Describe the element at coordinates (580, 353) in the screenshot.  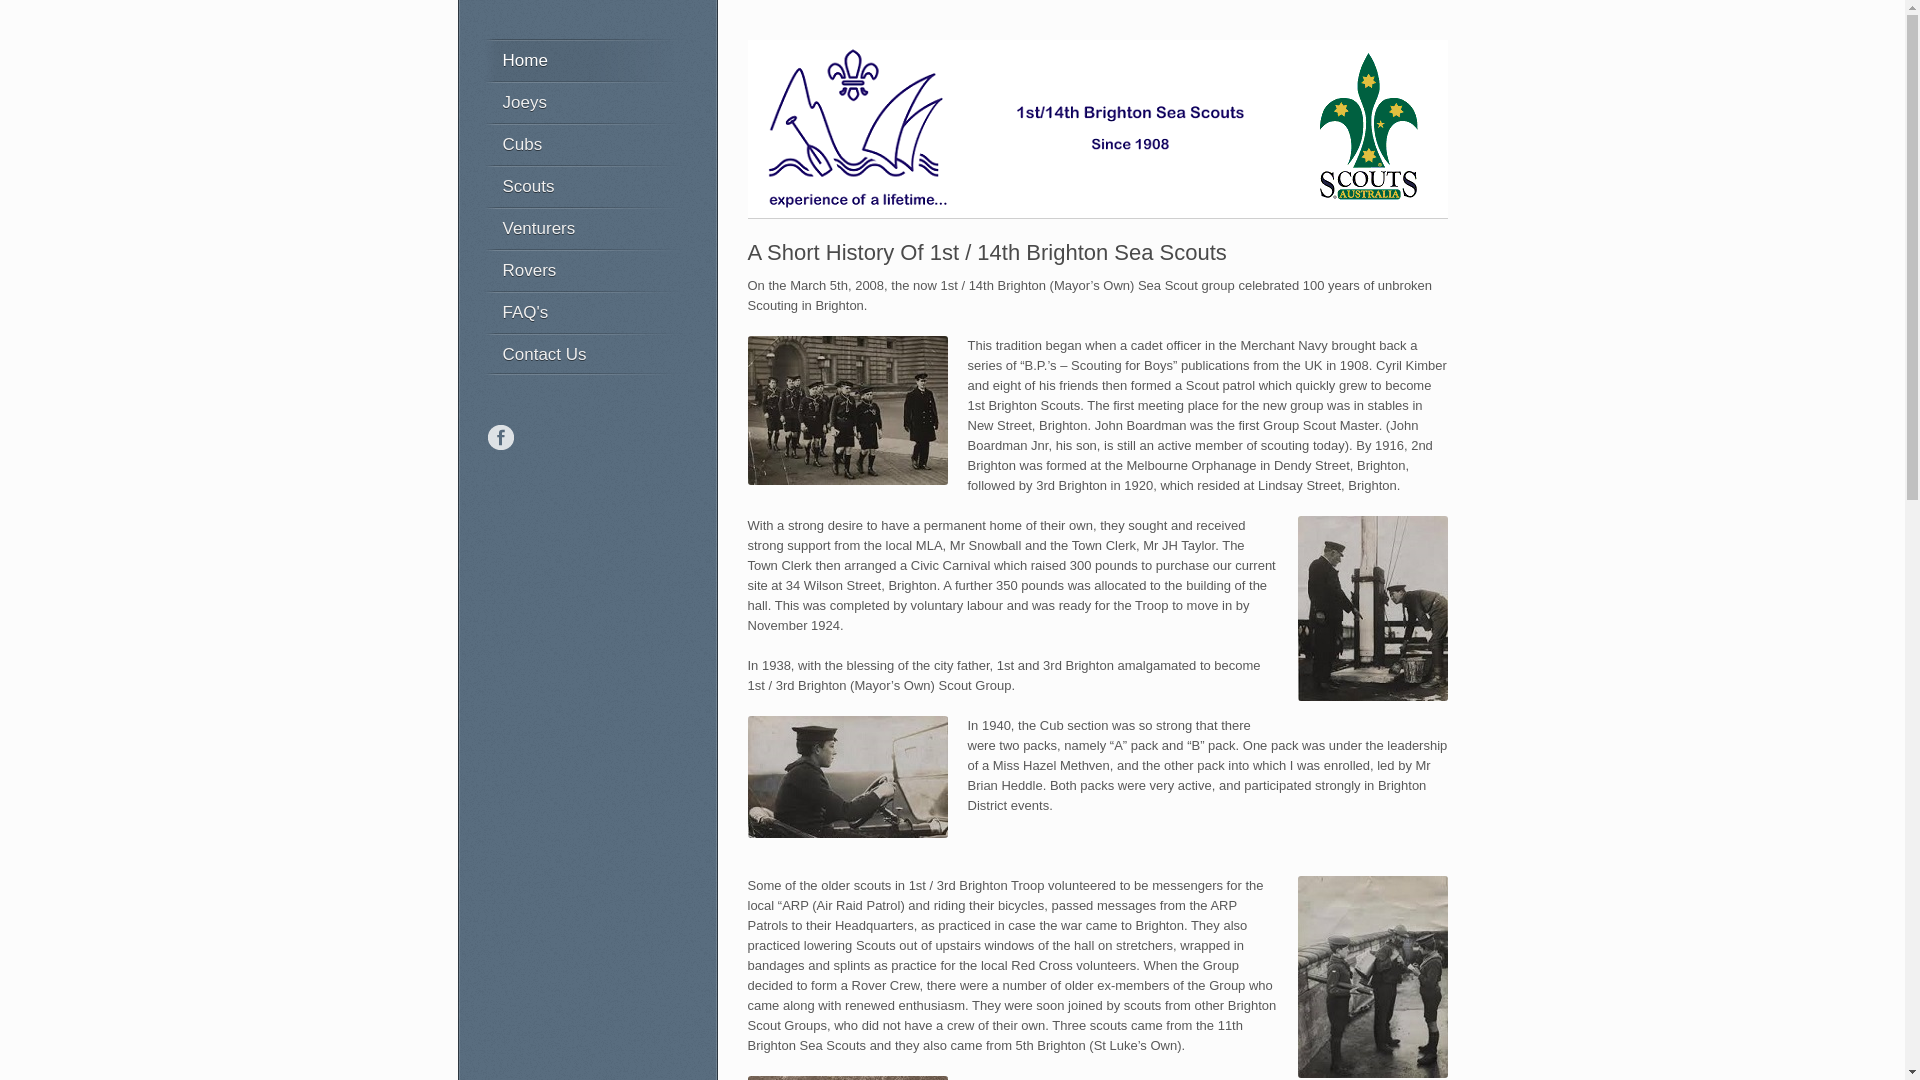
I see `'Contact Us'` at that location.